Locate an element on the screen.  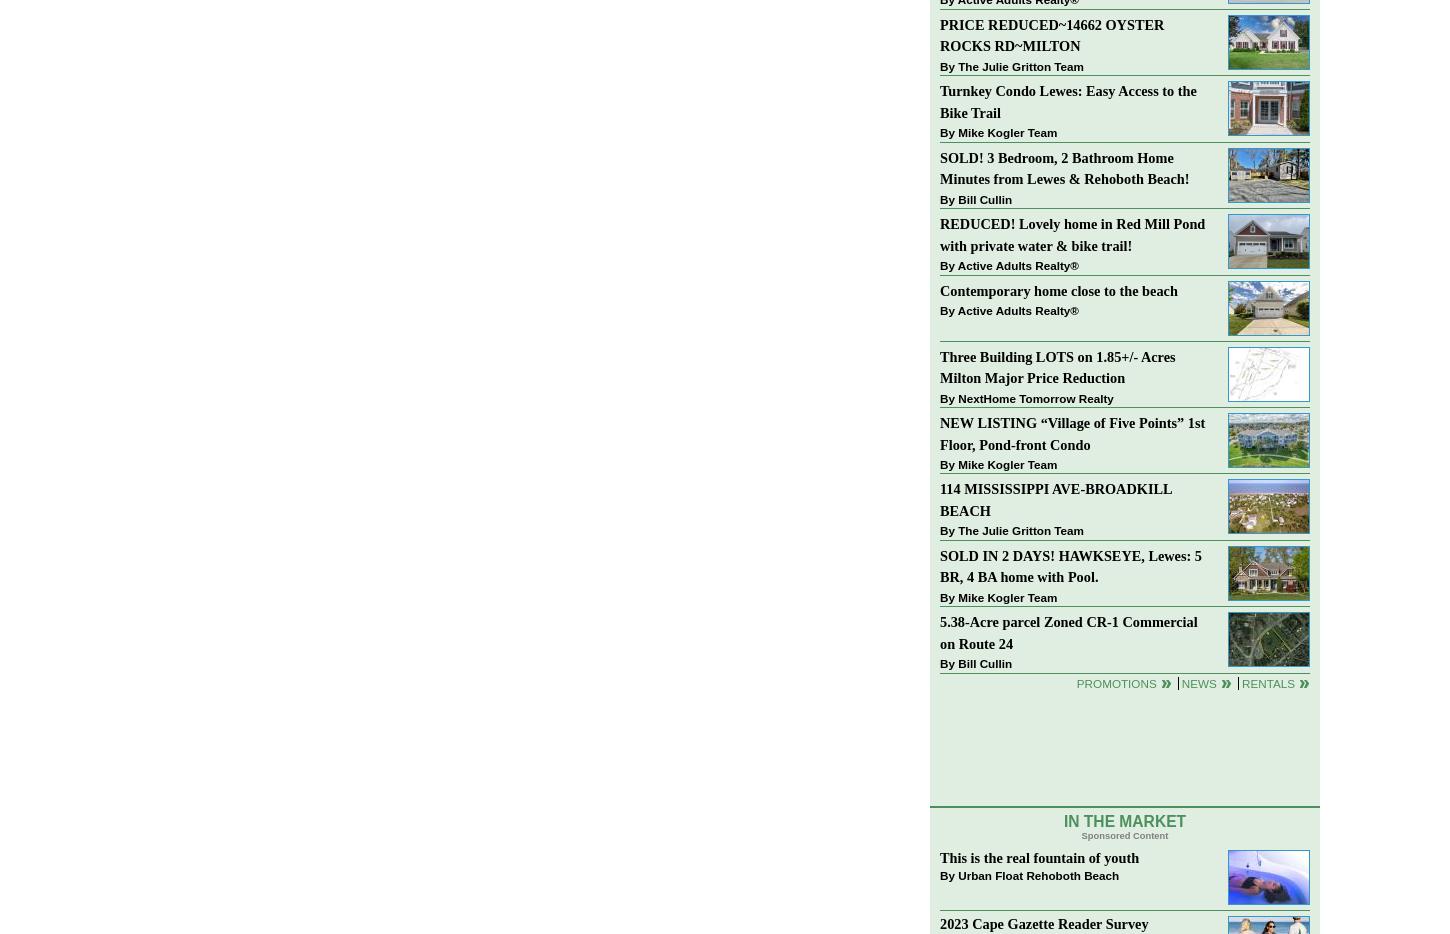
'News' is located at coordinates (1197, 681).